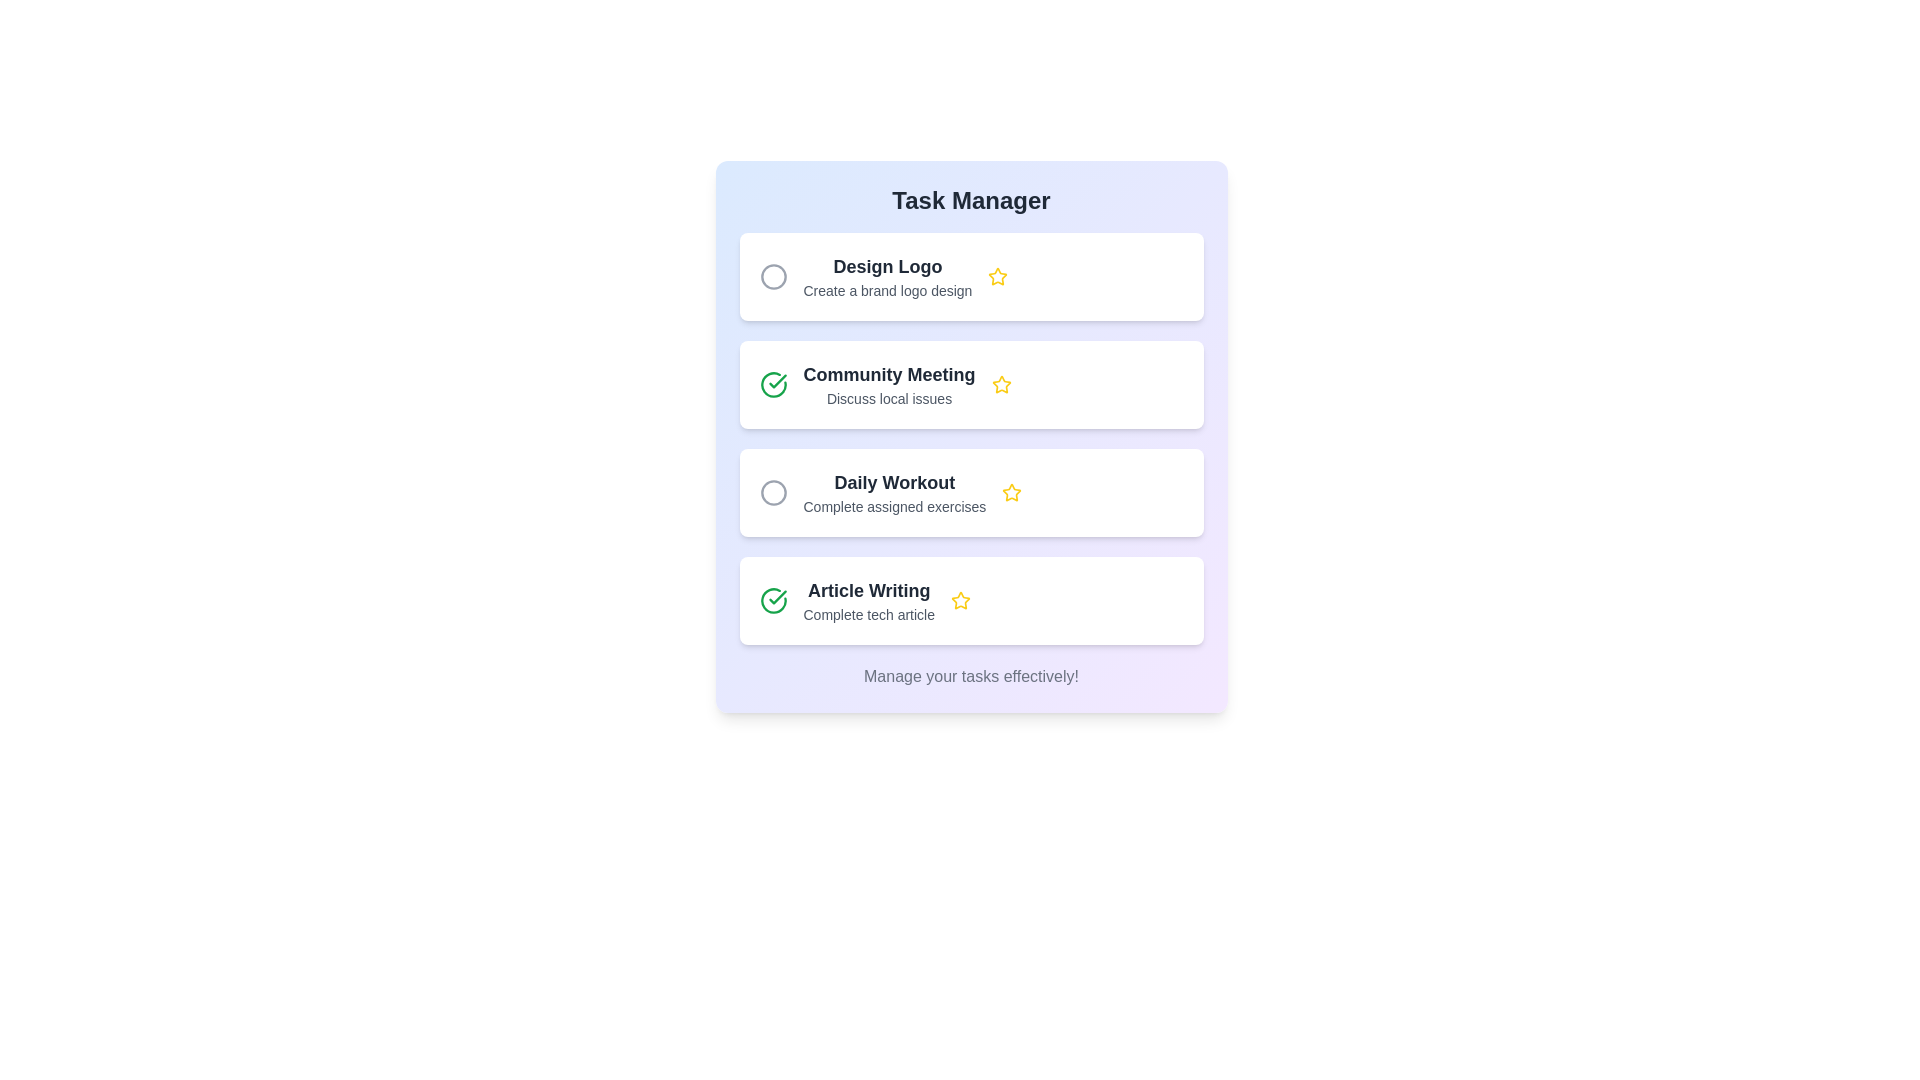  Describe the element at coordinates (960, 600) in the screenshot. I see `the star icon next to the task Article Writing` at that location.